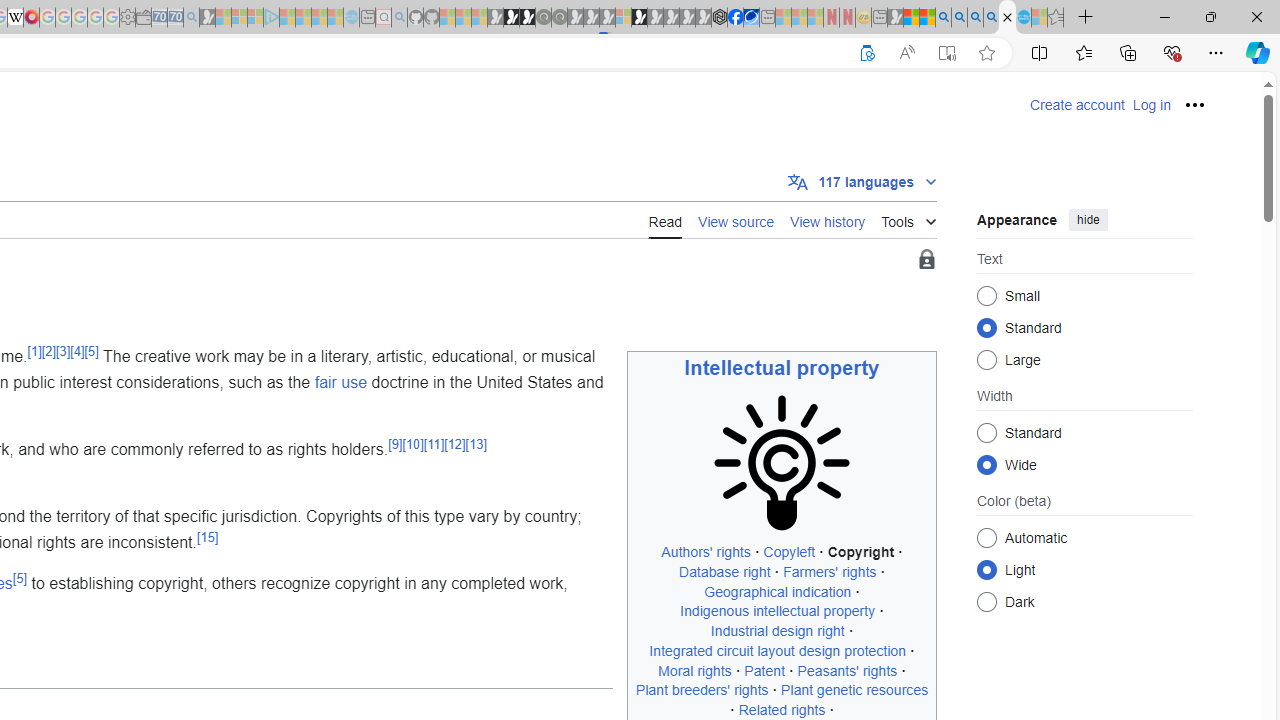  I want to click on 'Microsoft account | Privacy - Sleeping', so click(254, 17).